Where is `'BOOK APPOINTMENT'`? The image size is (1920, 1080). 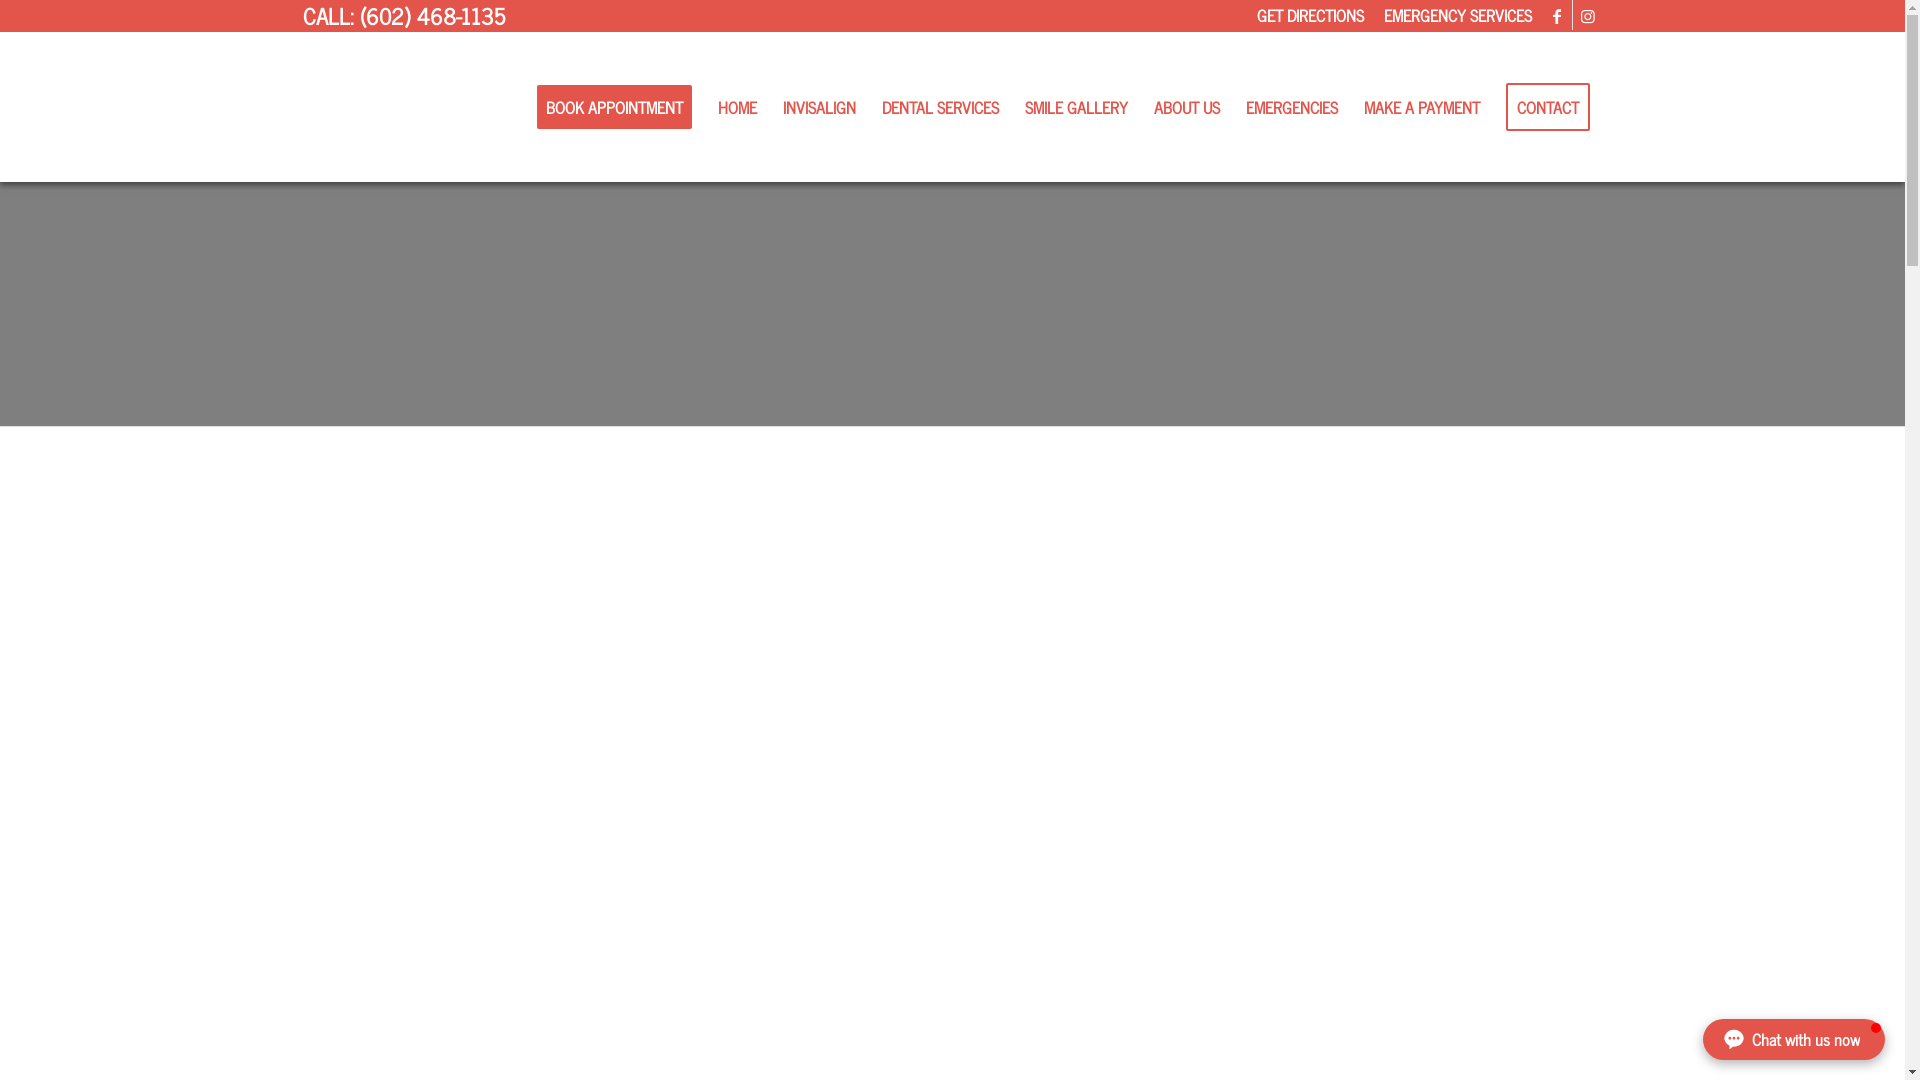
'BOOK APPOINTMENT' is located at coordinates (613, 107).